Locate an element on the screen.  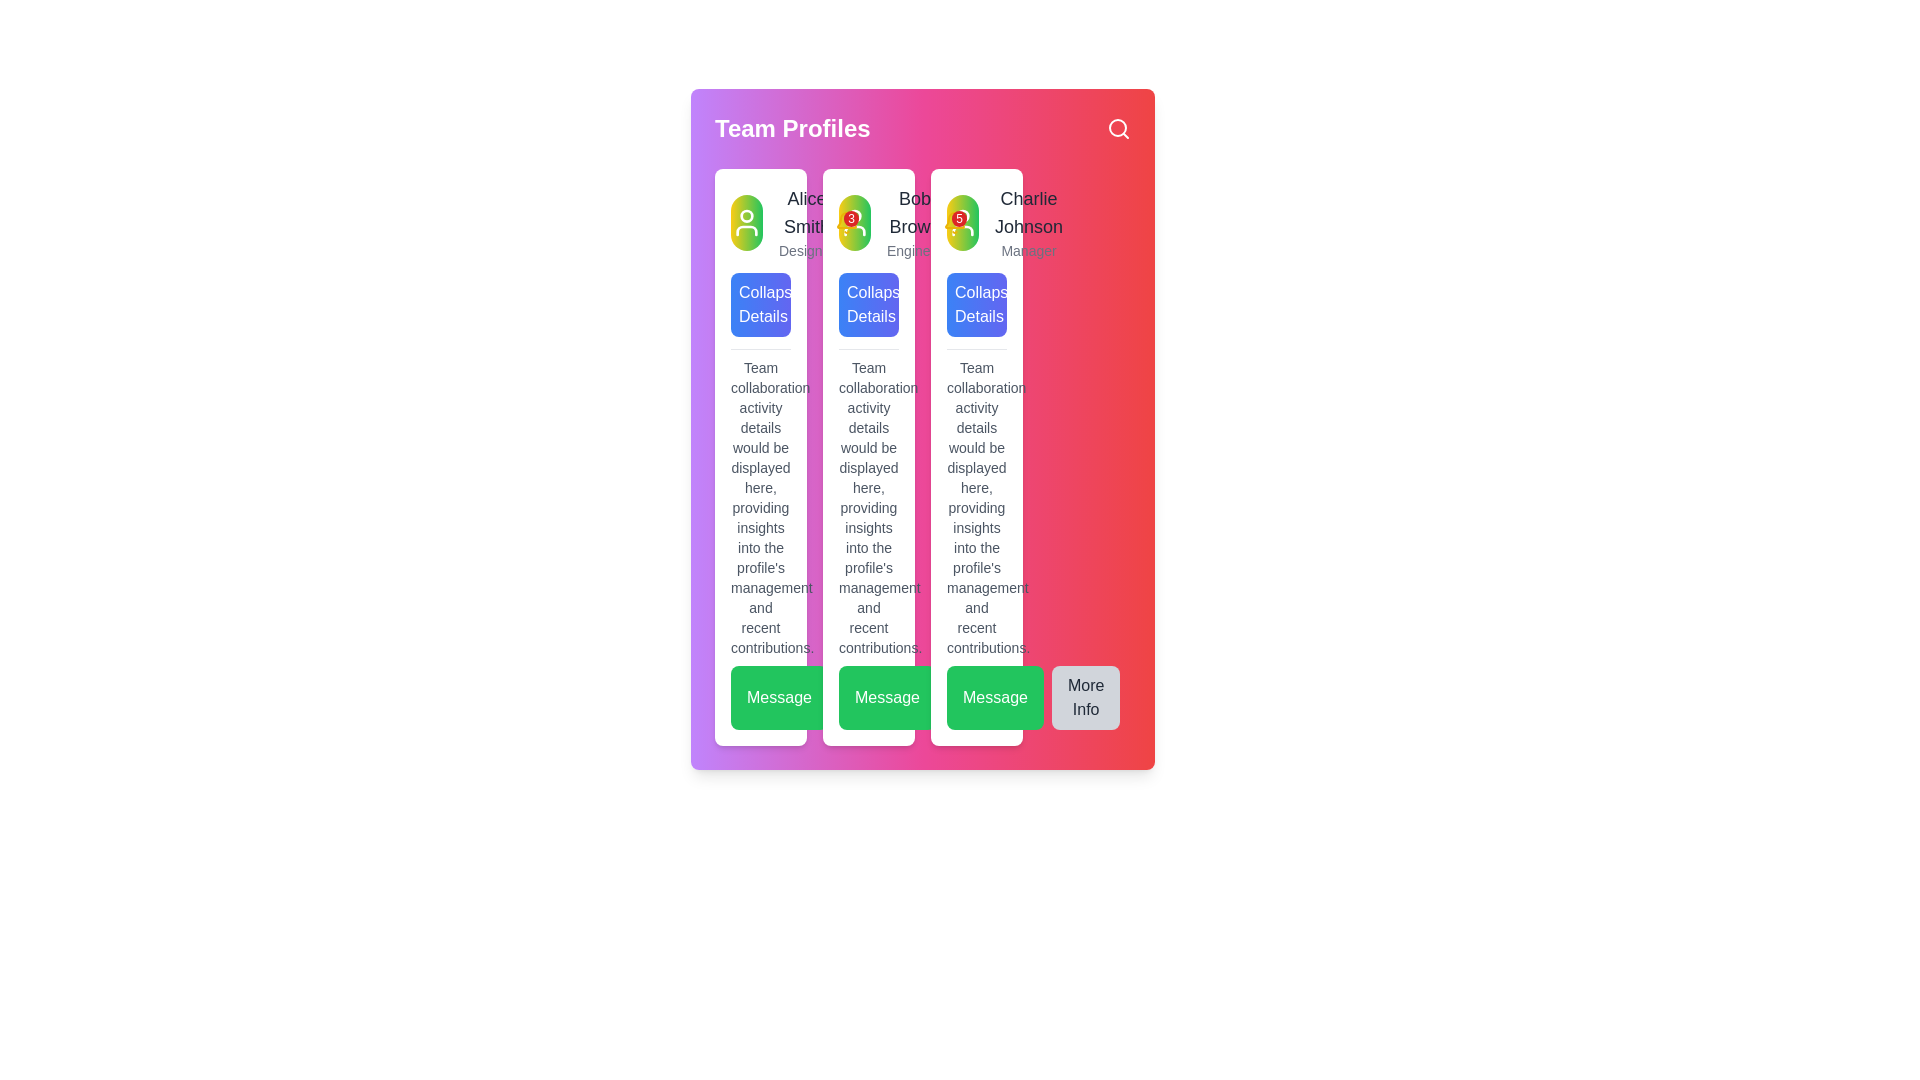
the button labeled 'Collapse Details' with a gradient background transitioning from medium blue to indigo, located below the header 'Bob Brown' to activate its hover effects is located at coordinates (868, 304).